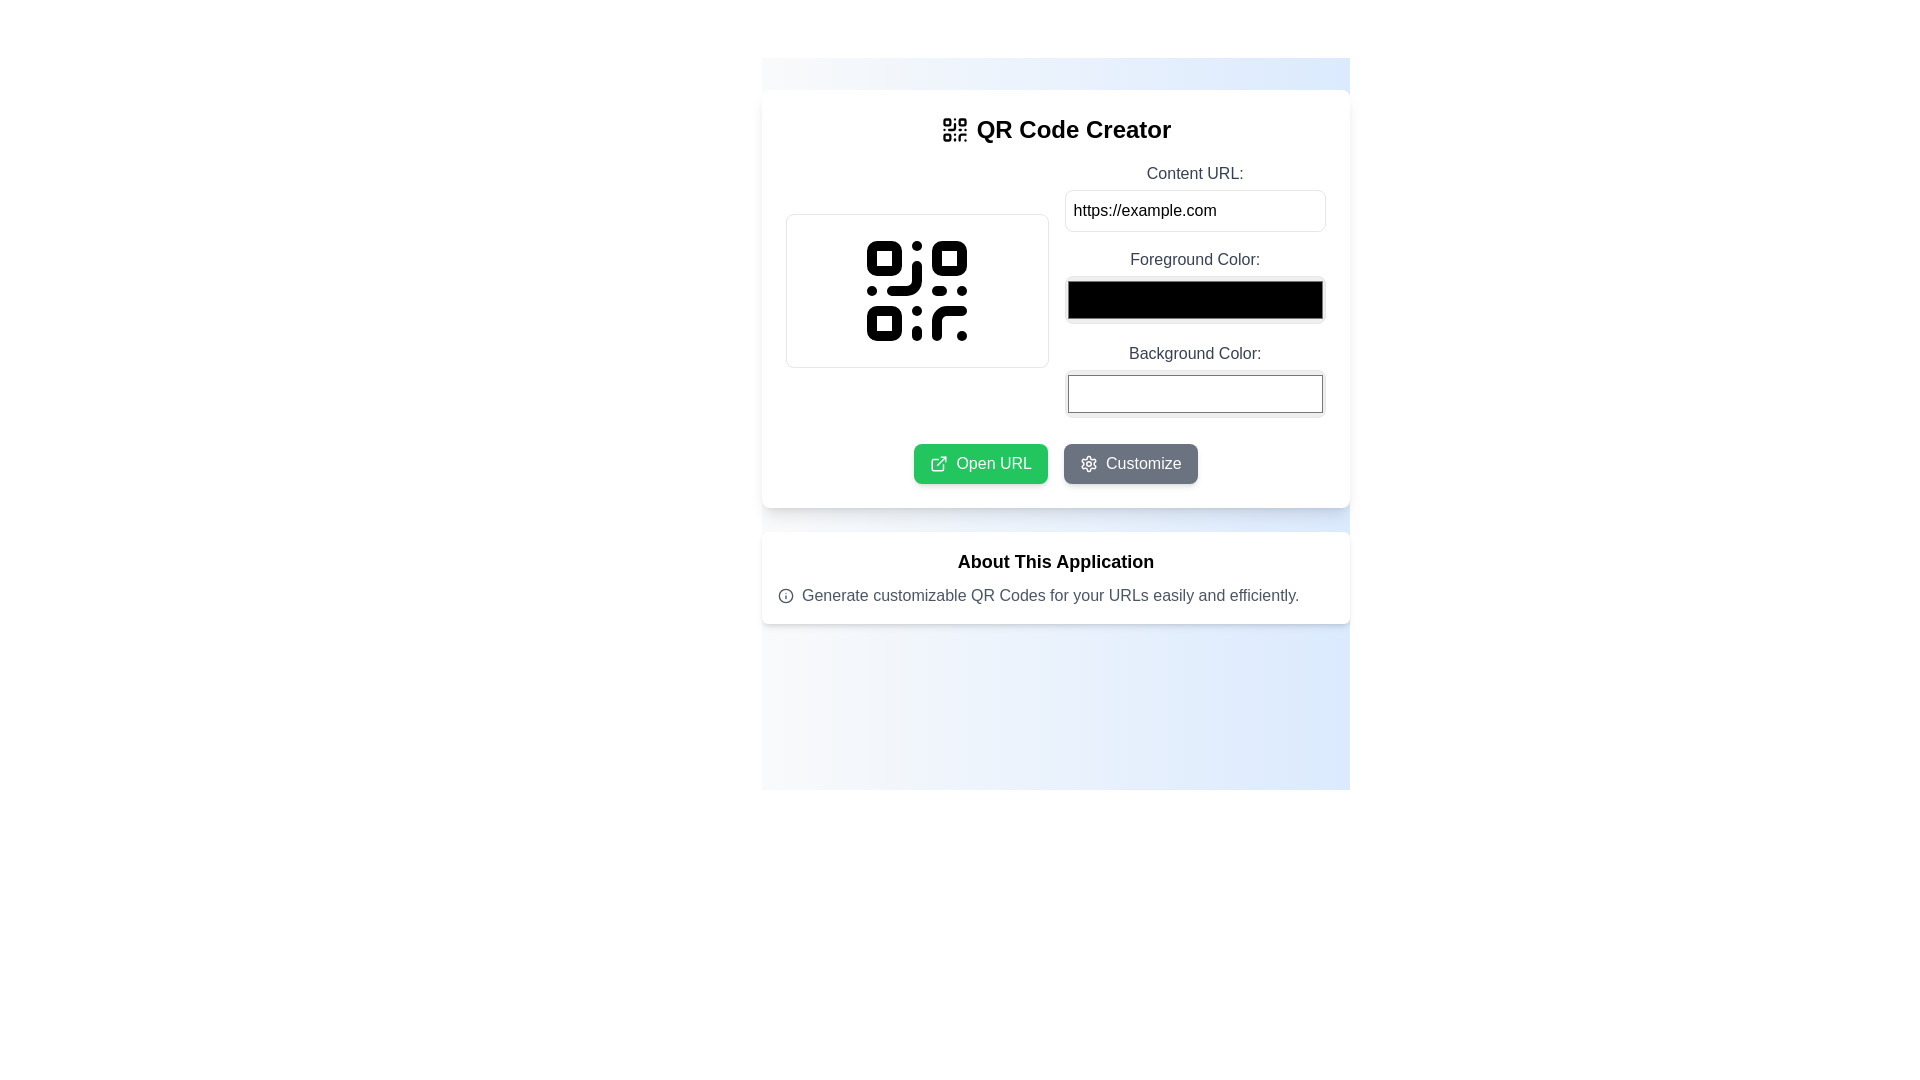  What do you see at coordinates (1055, 130) in the screenshot?
I see `the title text element that indicates the purpose of the application for creating QR codes, which is positioned at the top of the form fields` at bounding box center [1055, 130].